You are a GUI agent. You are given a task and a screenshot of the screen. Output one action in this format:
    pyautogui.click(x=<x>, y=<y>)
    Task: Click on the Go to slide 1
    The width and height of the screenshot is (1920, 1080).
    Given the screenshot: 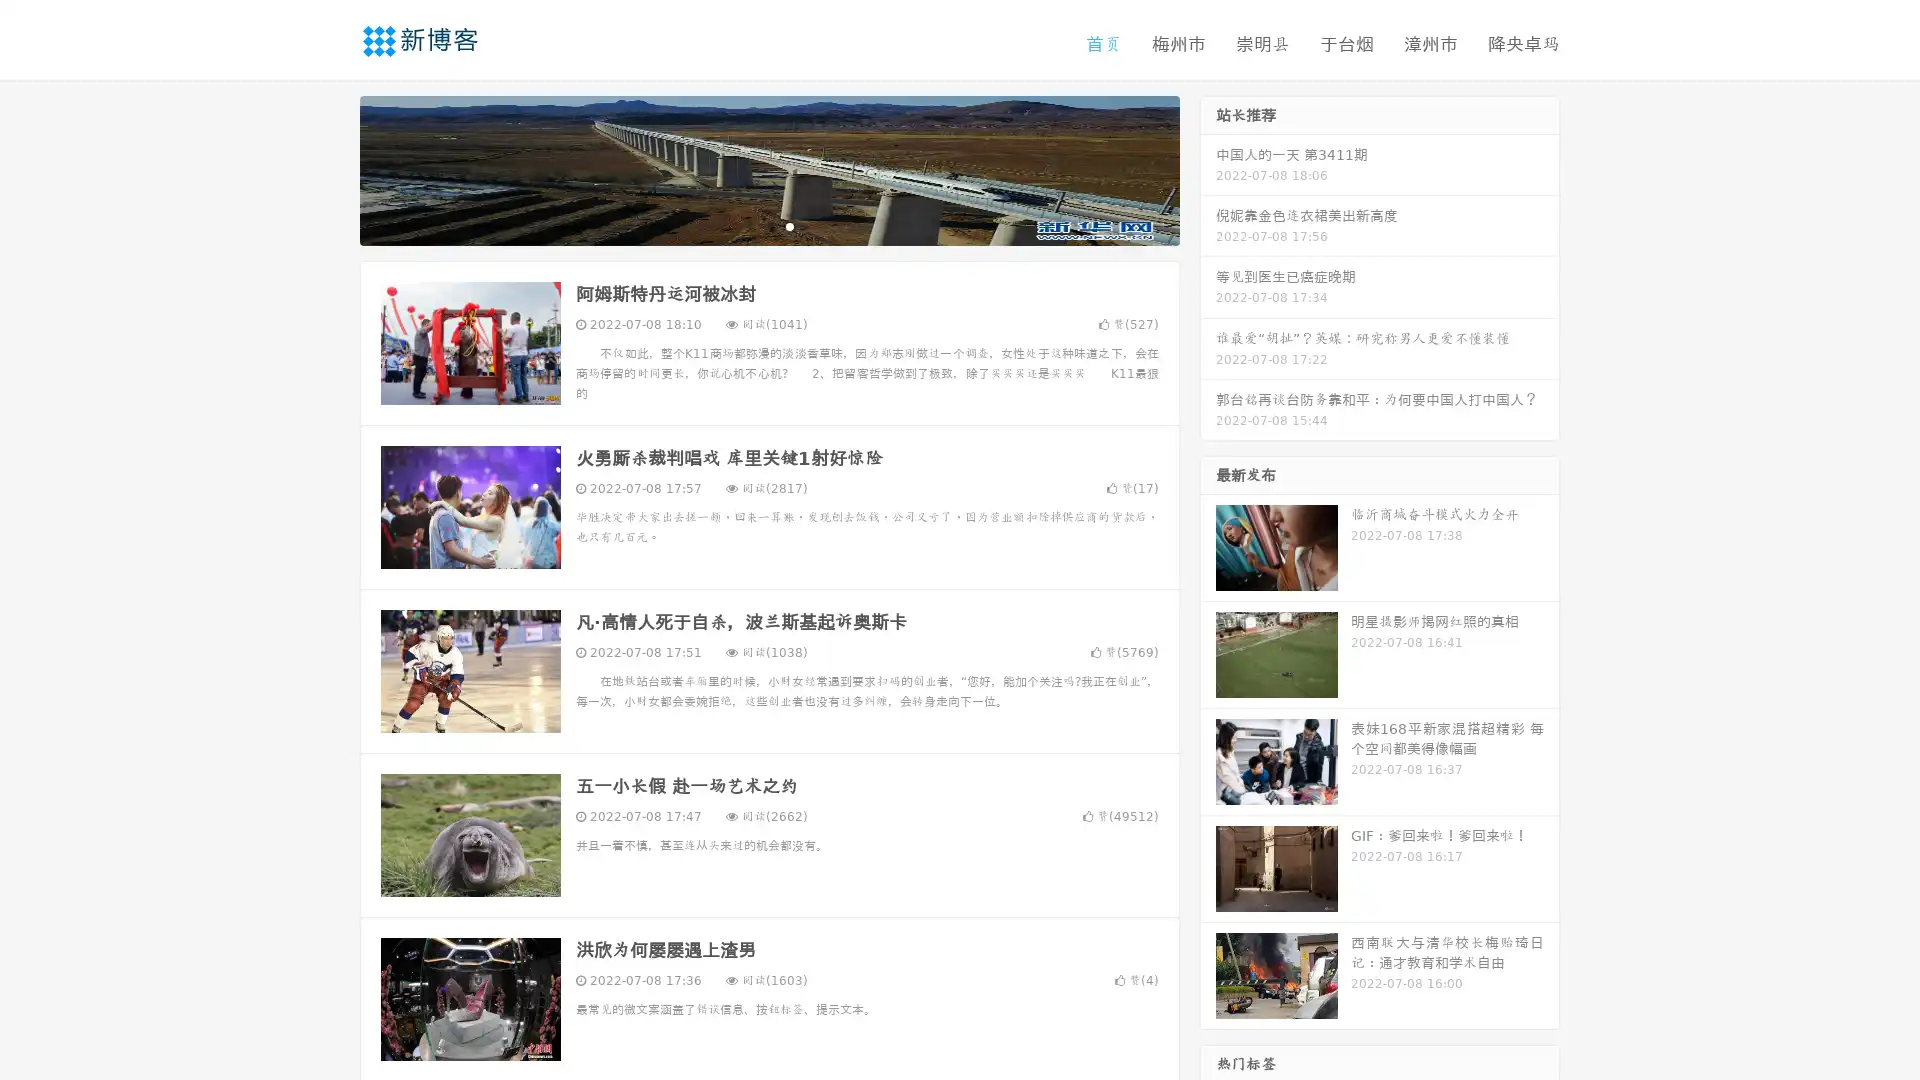 What is the action you would take?
    pyautogui.click(x=748, y=225)
    